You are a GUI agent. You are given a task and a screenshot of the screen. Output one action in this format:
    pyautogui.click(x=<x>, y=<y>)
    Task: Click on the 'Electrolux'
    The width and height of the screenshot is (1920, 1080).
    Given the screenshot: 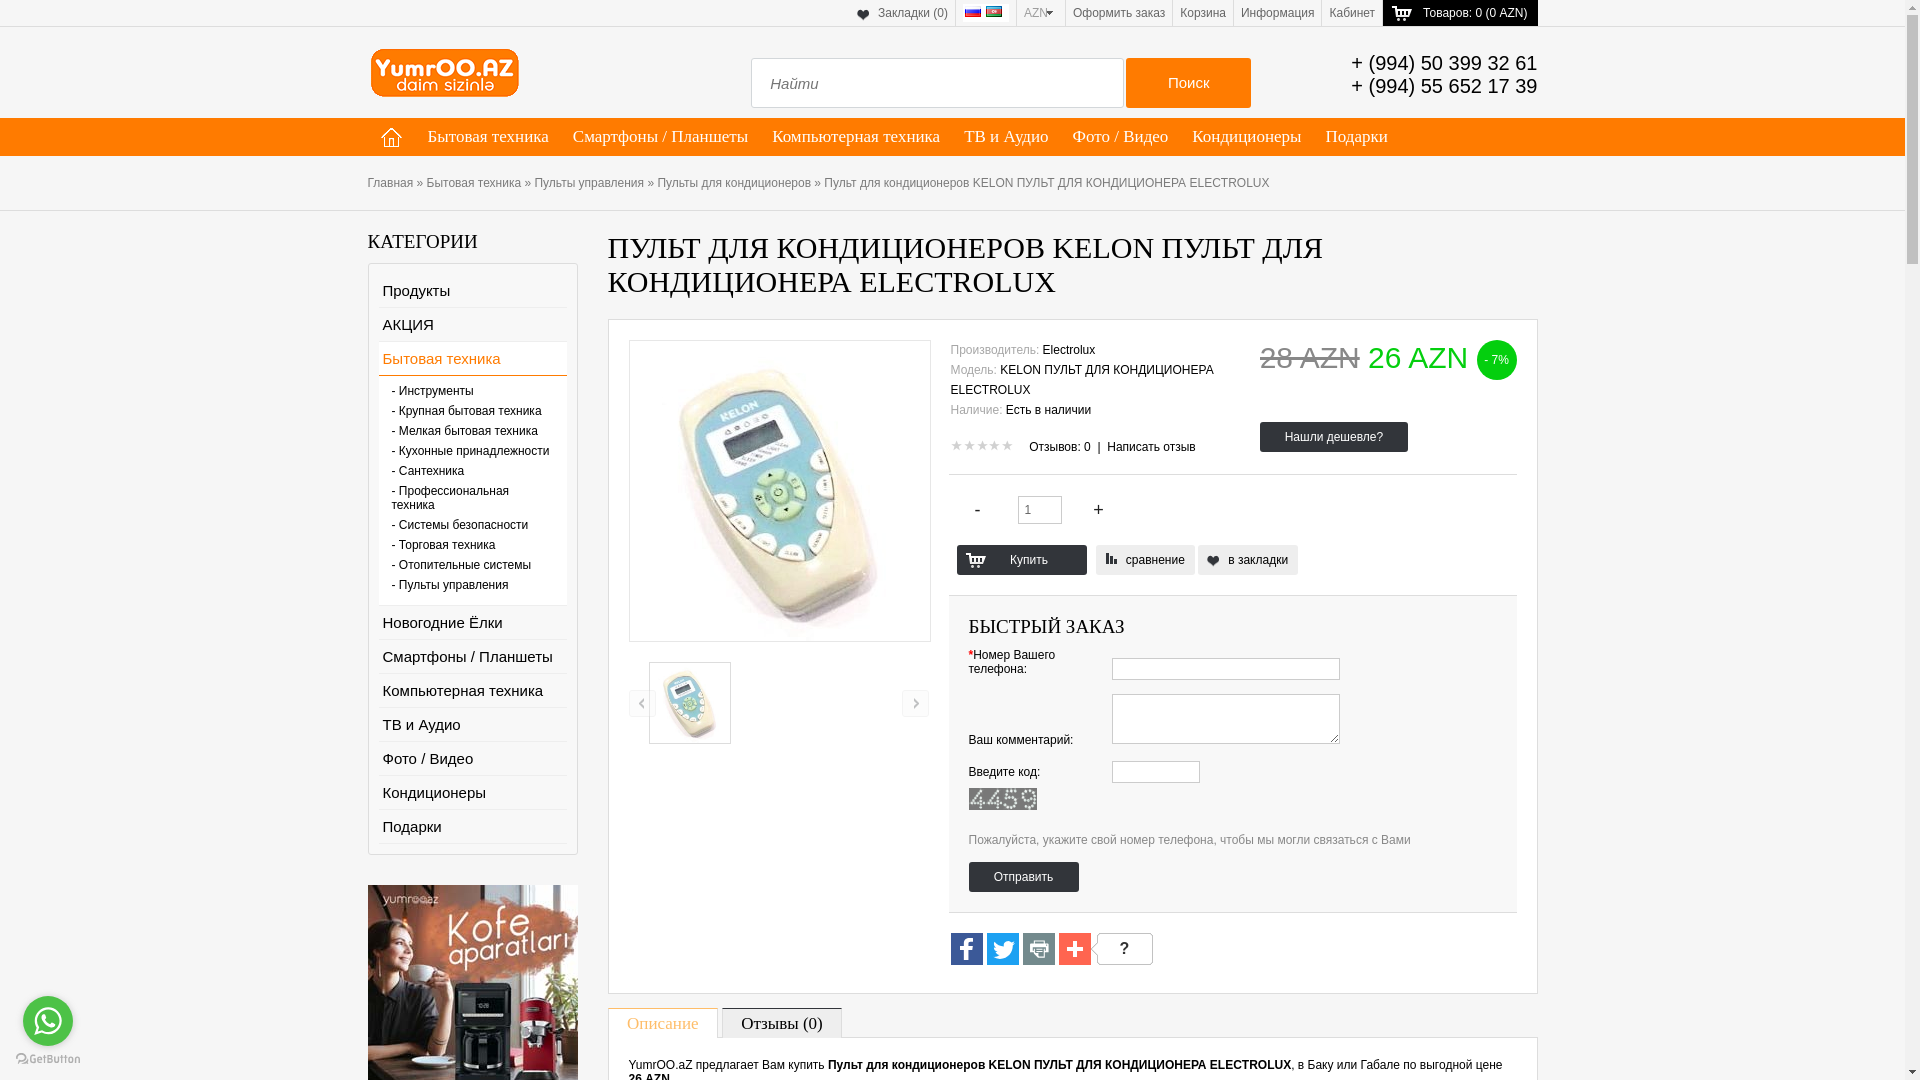 What is the action you would take?
    pyautogui.click(x=1068, y=349)
    